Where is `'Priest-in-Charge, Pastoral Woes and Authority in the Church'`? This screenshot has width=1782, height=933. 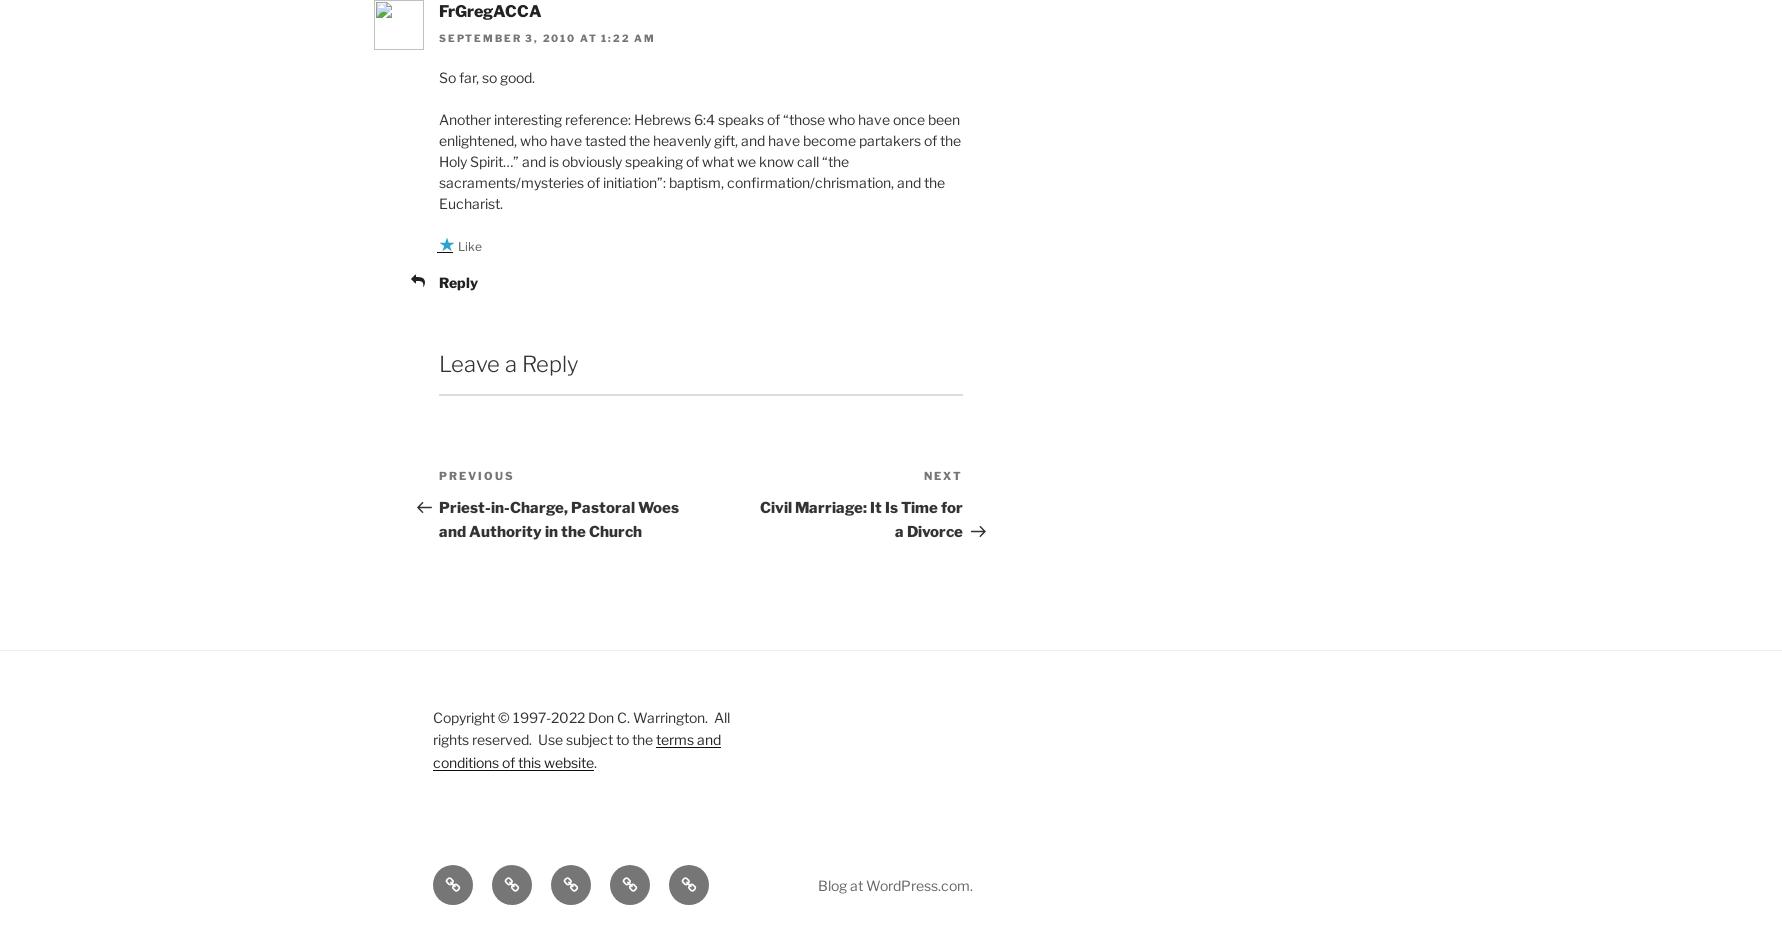 'Priest-in-Charge, Pastoral Woes and Authority in the Church' is located at coordinates (559, 518).